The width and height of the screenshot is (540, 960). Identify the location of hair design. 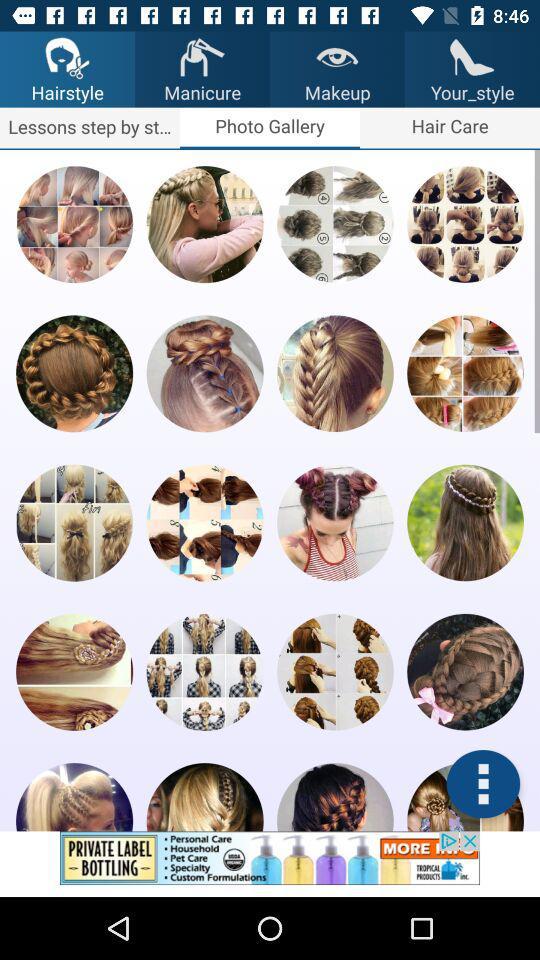
(465, 224).